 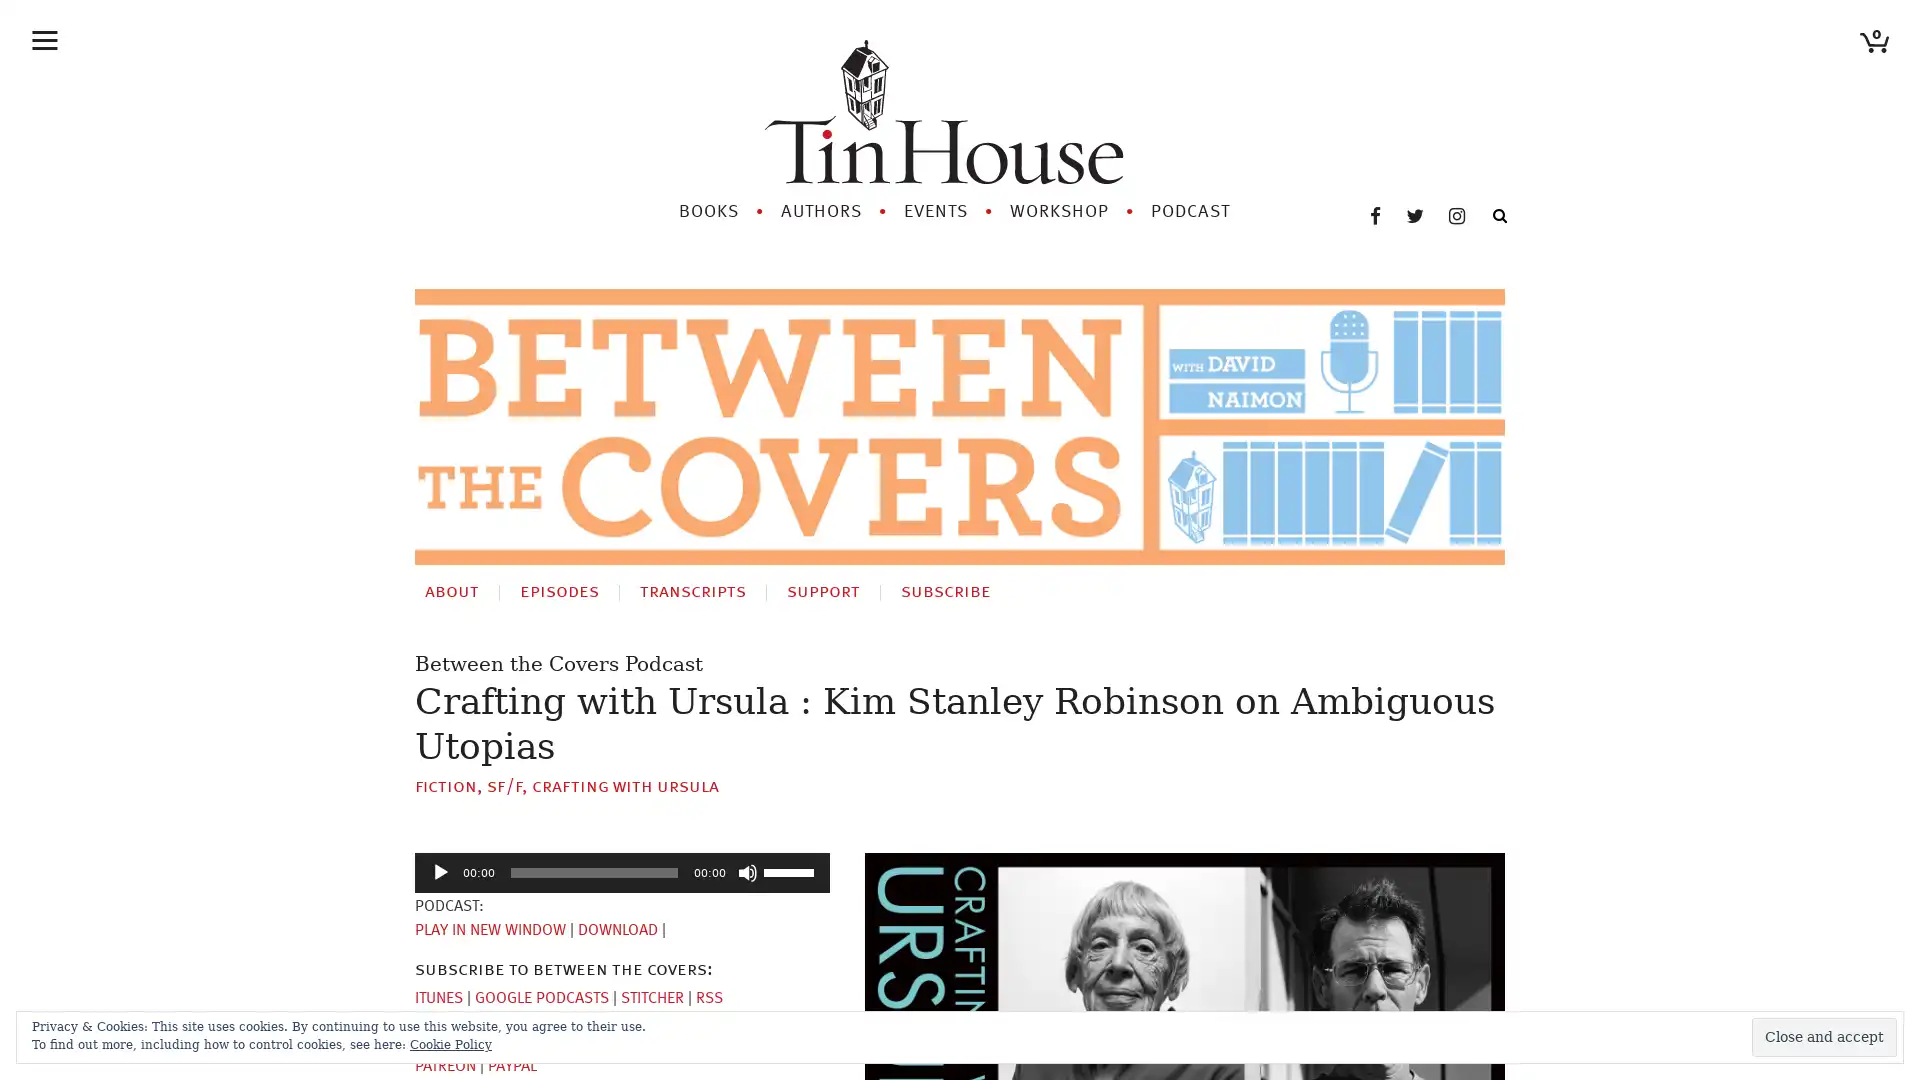 I want to click on Mute, so click(x=747, y=847).